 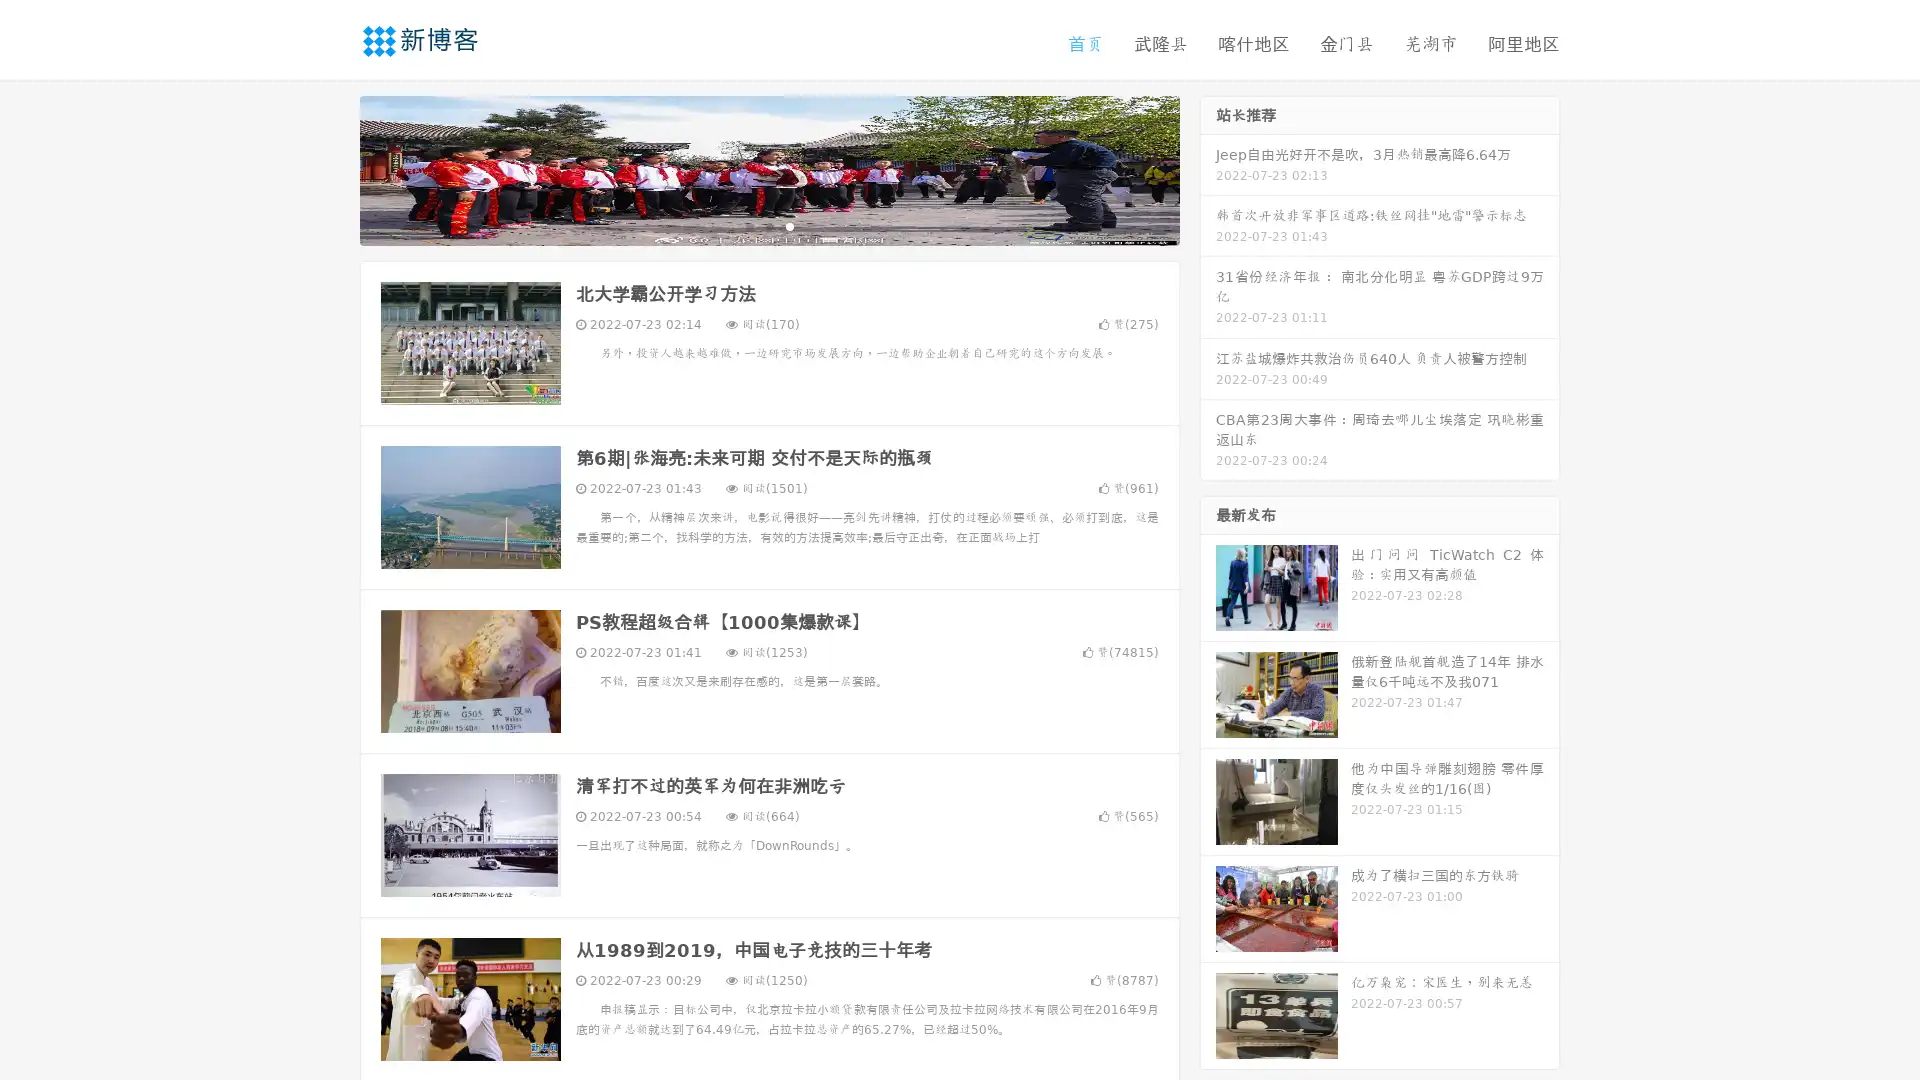 I want to click on Previous slide, so click(x=330, y=168).